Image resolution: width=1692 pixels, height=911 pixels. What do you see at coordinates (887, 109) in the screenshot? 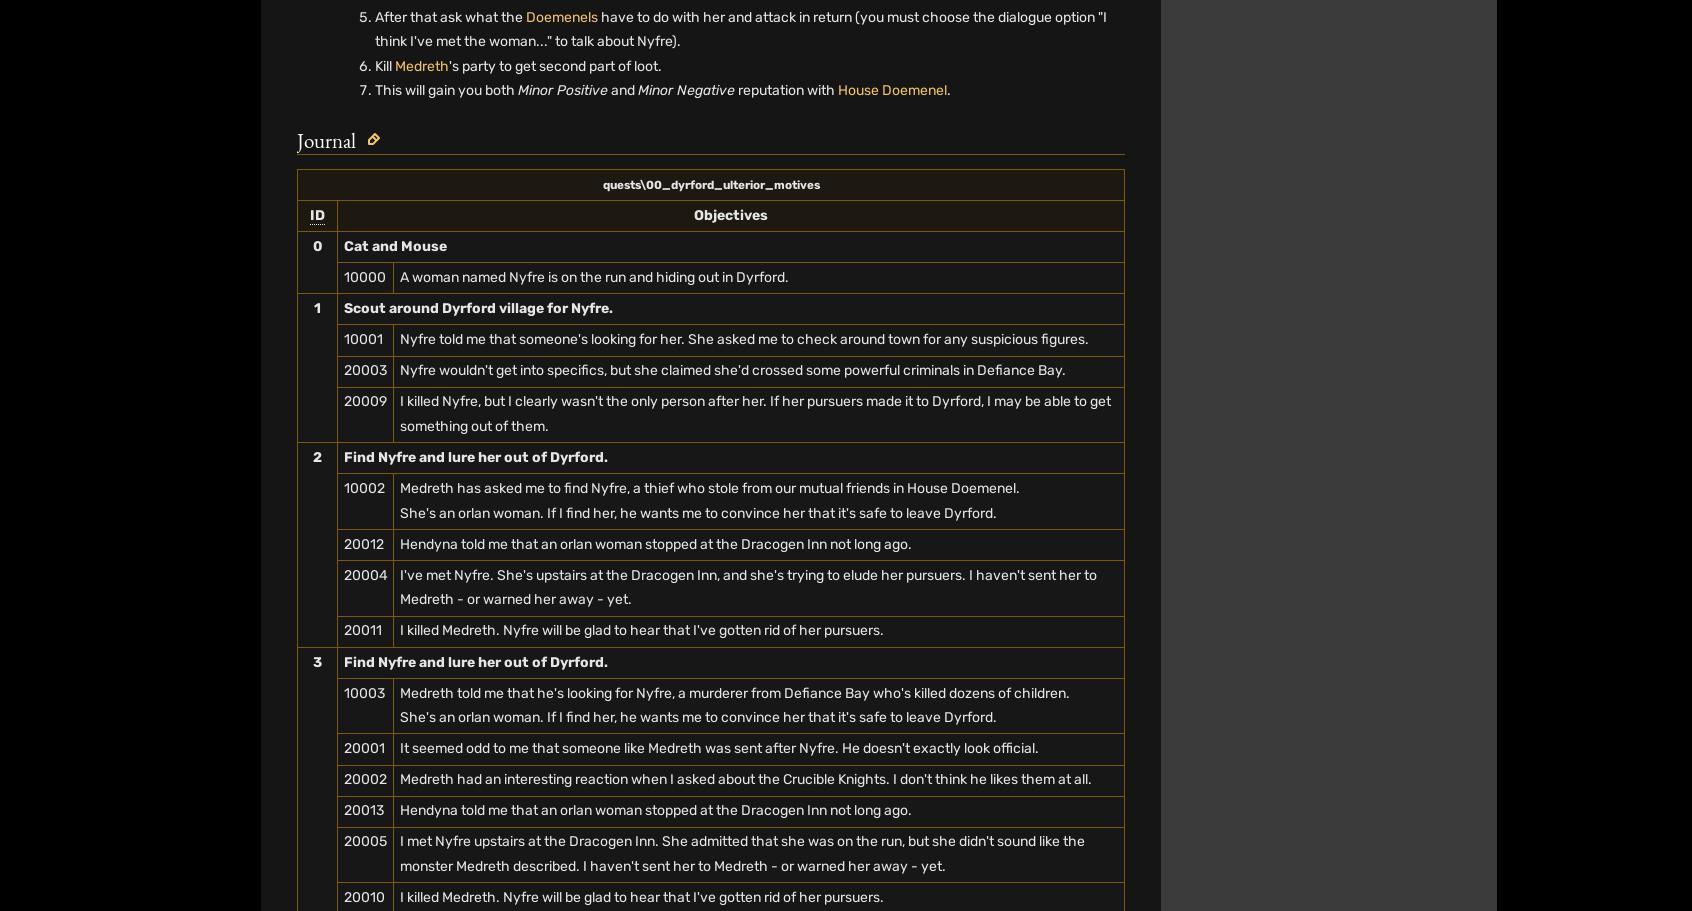
I see `'Advertise'` at bounding box center [887, 109].